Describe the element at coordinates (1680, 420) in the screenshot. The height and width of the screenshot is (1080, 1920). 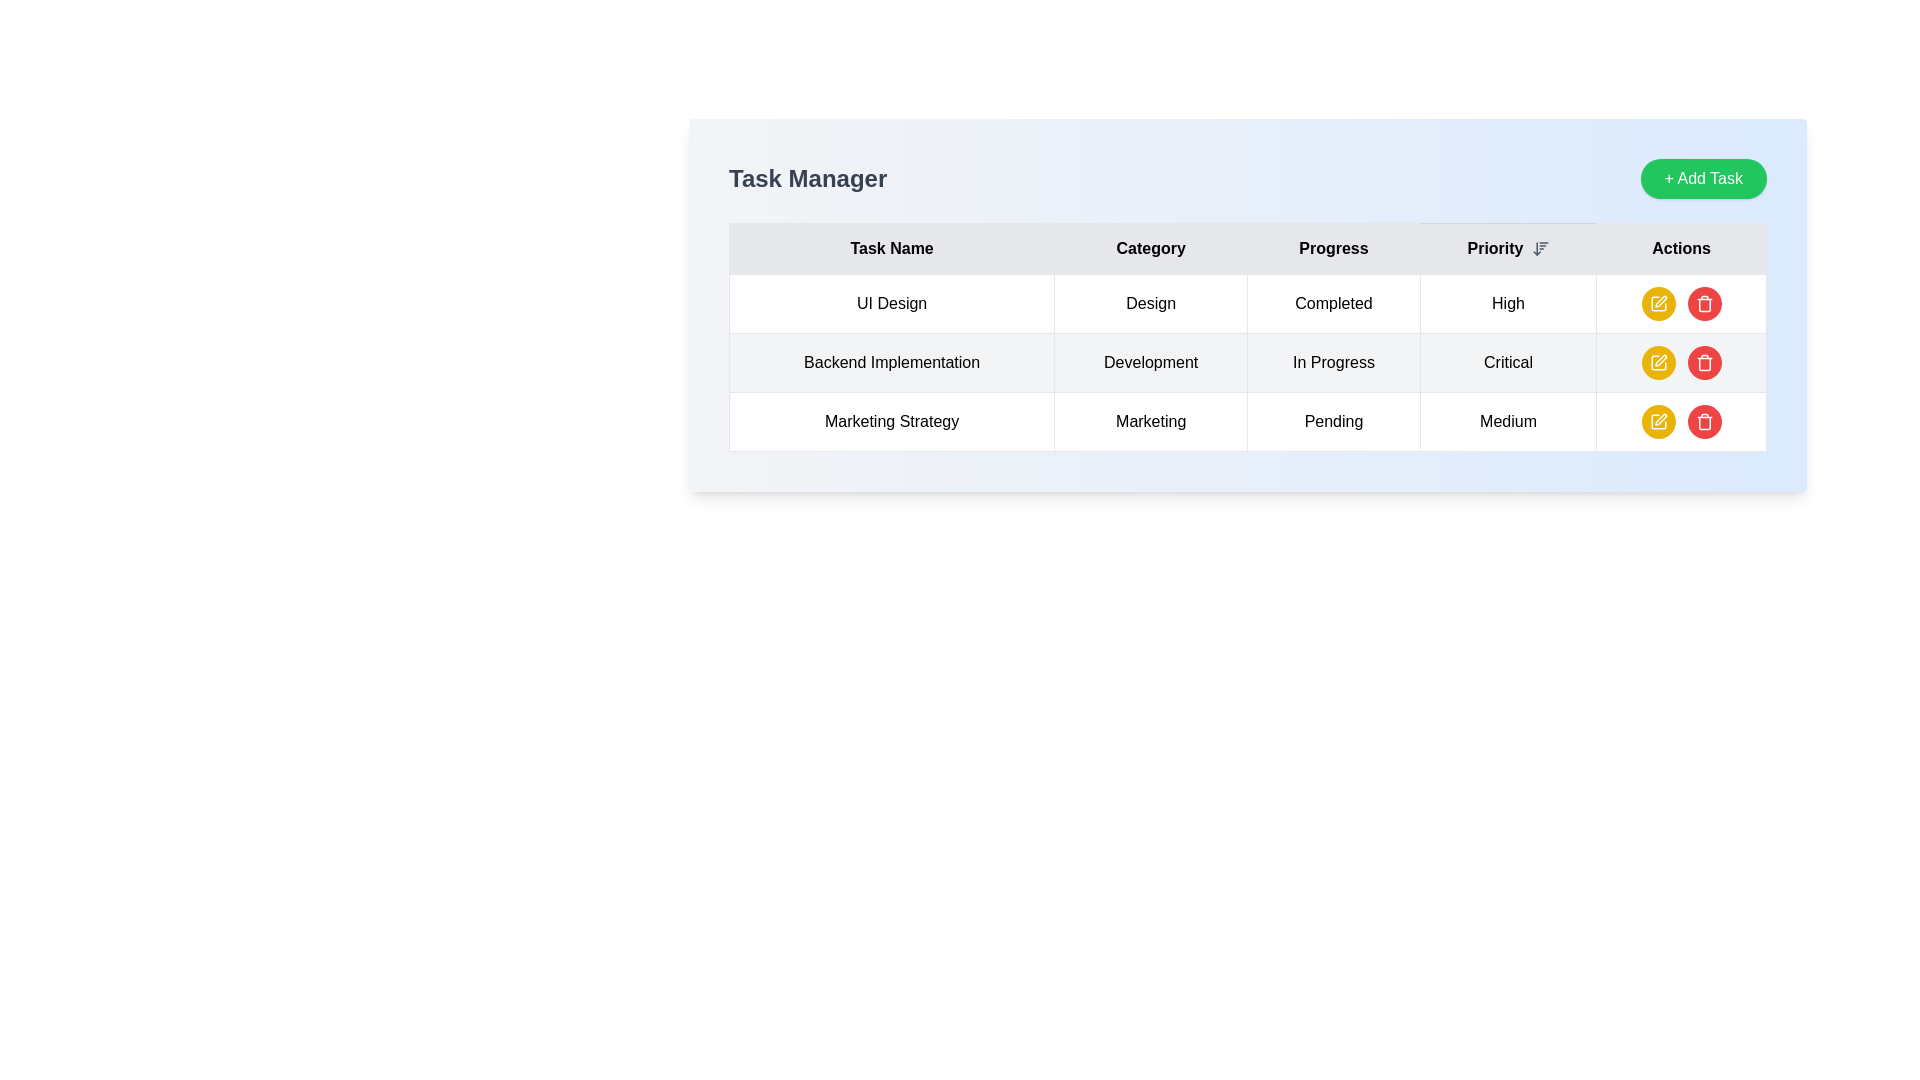
I see `the blank cell in the last column and last row of the table, which is part of the 'Actions' column, to interact with the icons contained within` at that location.